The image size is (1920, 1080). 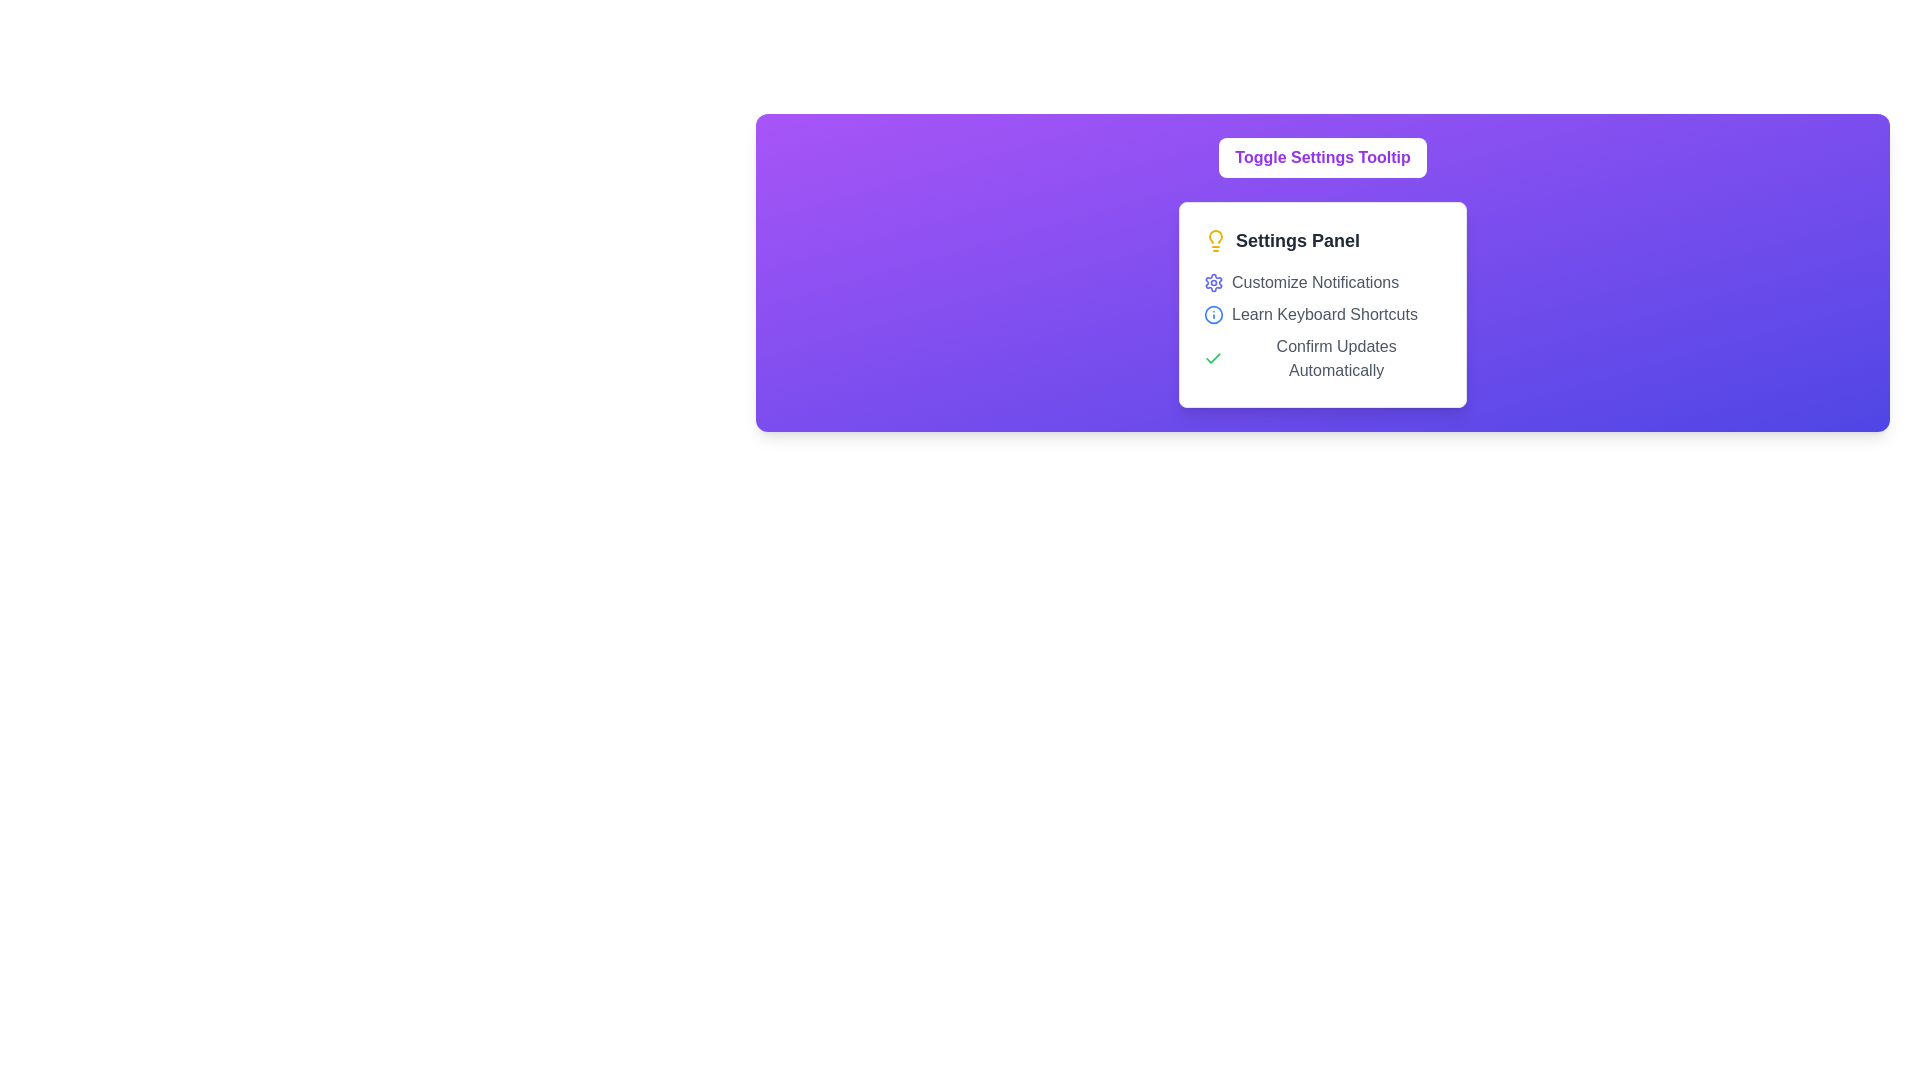 What do you see at coordinates (1214, 239) in the screenshot?
I see `the lightbulb icon located within the 'Settings Panel' for accessibility purposes` at bounding box center [1214, 239].